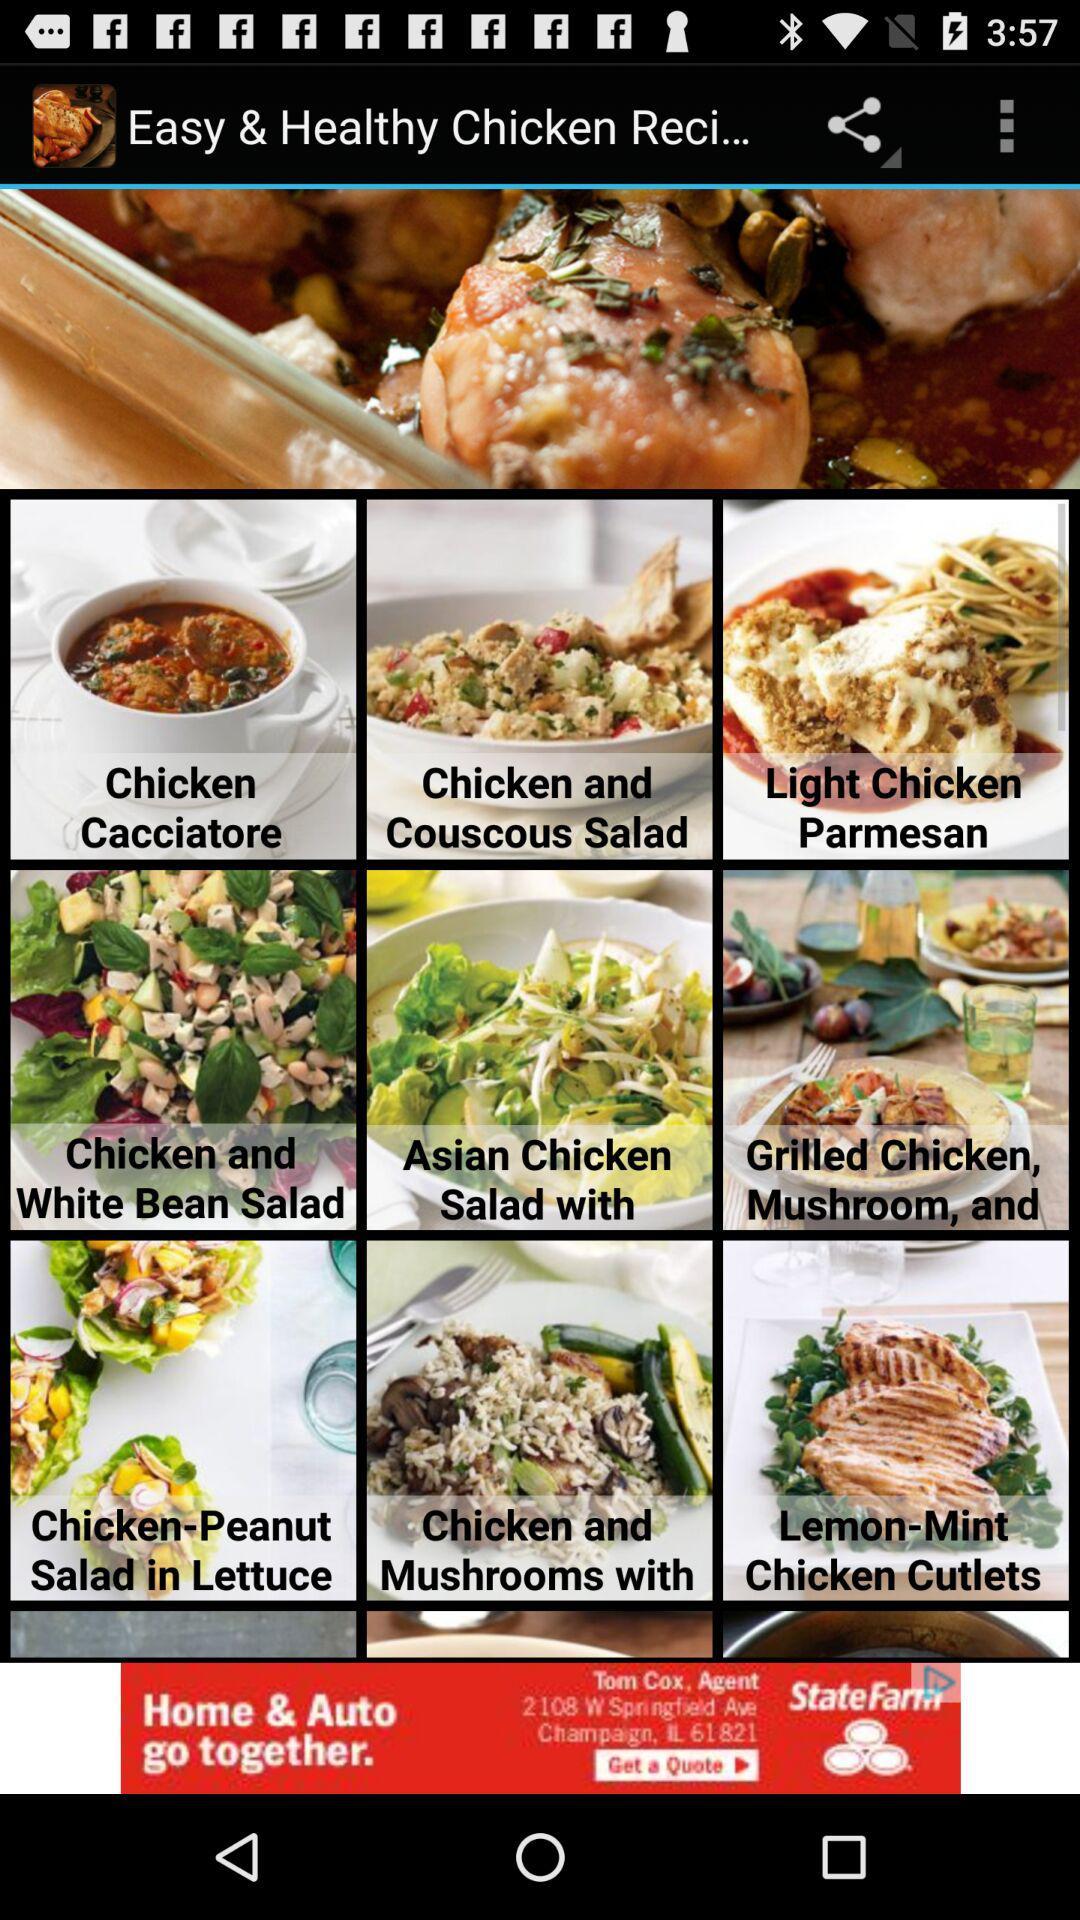 The height and width of the screenshot is (1920, 1080). Describe the element at coordinates (540, 1727) in the screenshot. I see `advertisement` at that location.